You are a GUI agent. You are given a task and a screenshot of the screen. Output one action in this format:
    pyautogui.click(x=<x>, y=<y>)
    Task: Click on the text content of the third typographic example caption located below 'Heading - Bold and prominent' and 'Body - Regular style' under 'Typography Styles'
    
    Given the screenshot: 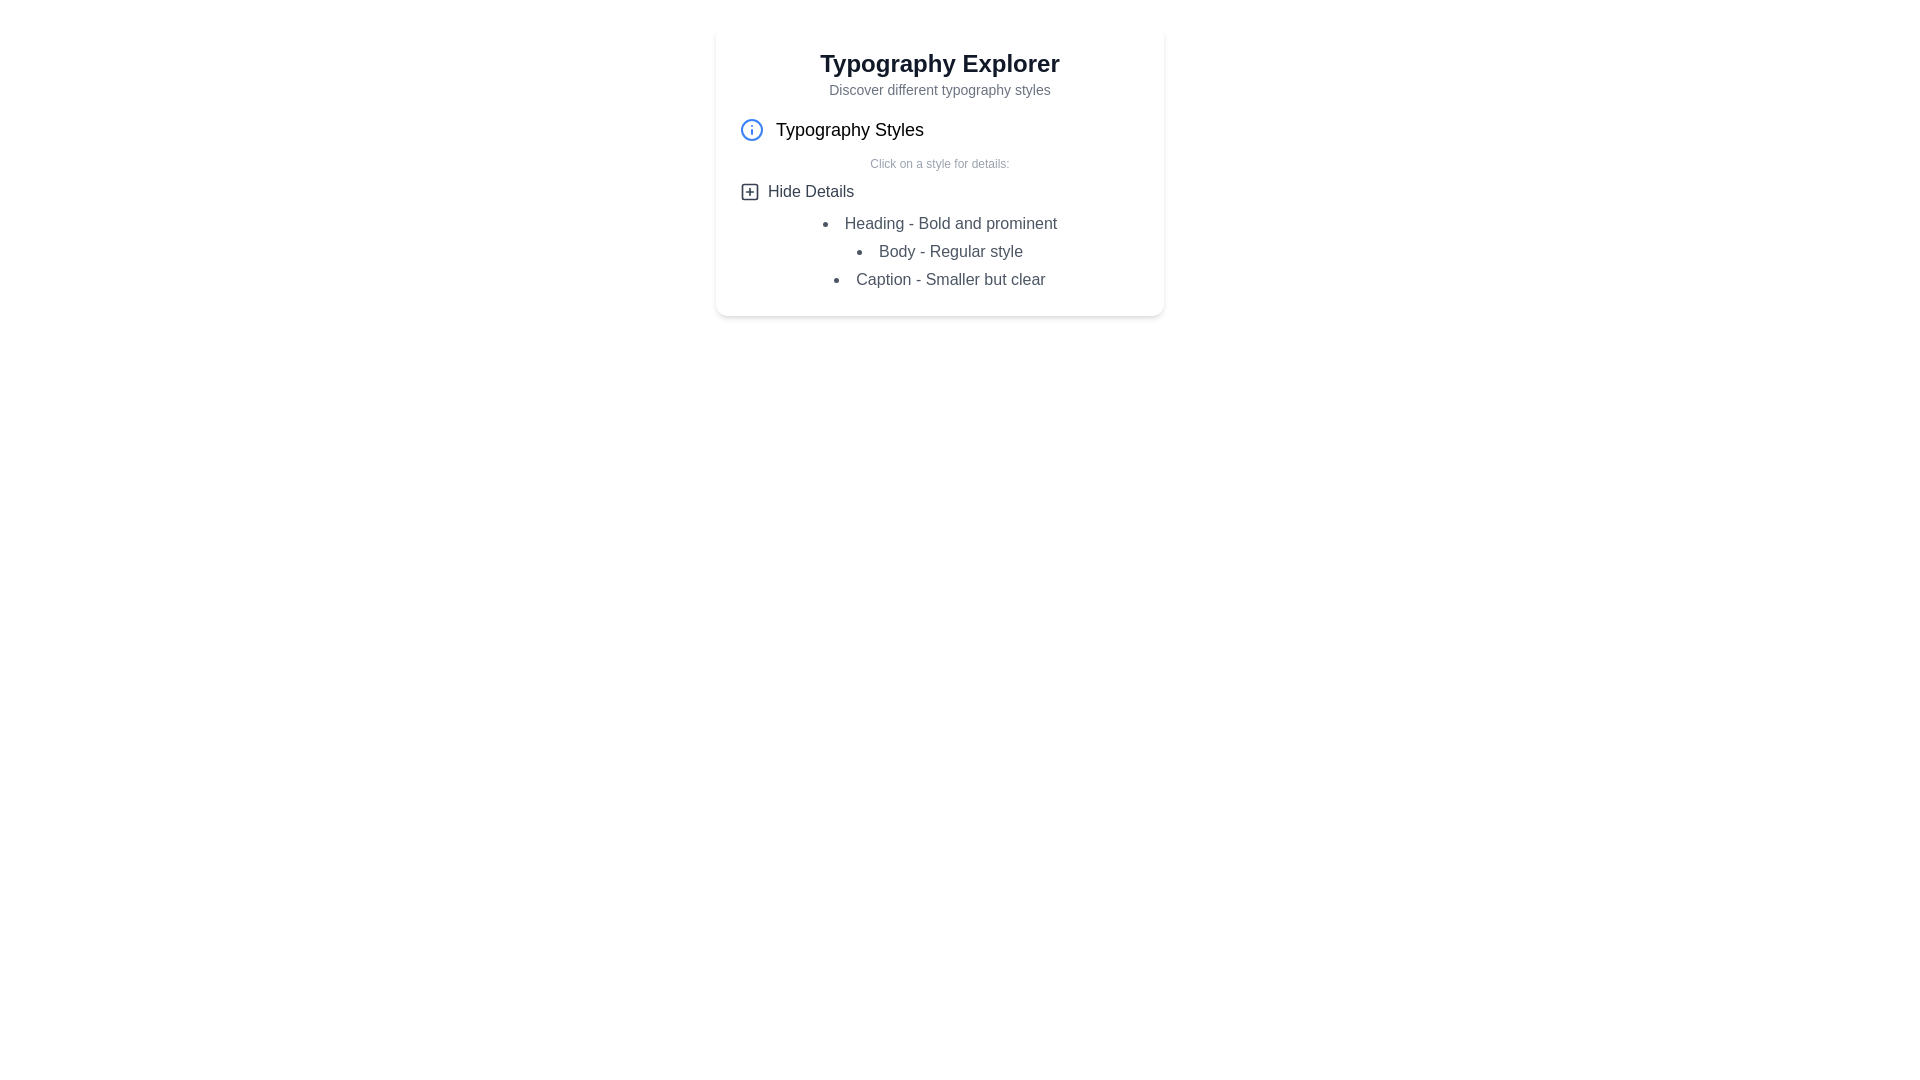 What is the action you would take?
    pyautogui.click(x=939, y=280)
    